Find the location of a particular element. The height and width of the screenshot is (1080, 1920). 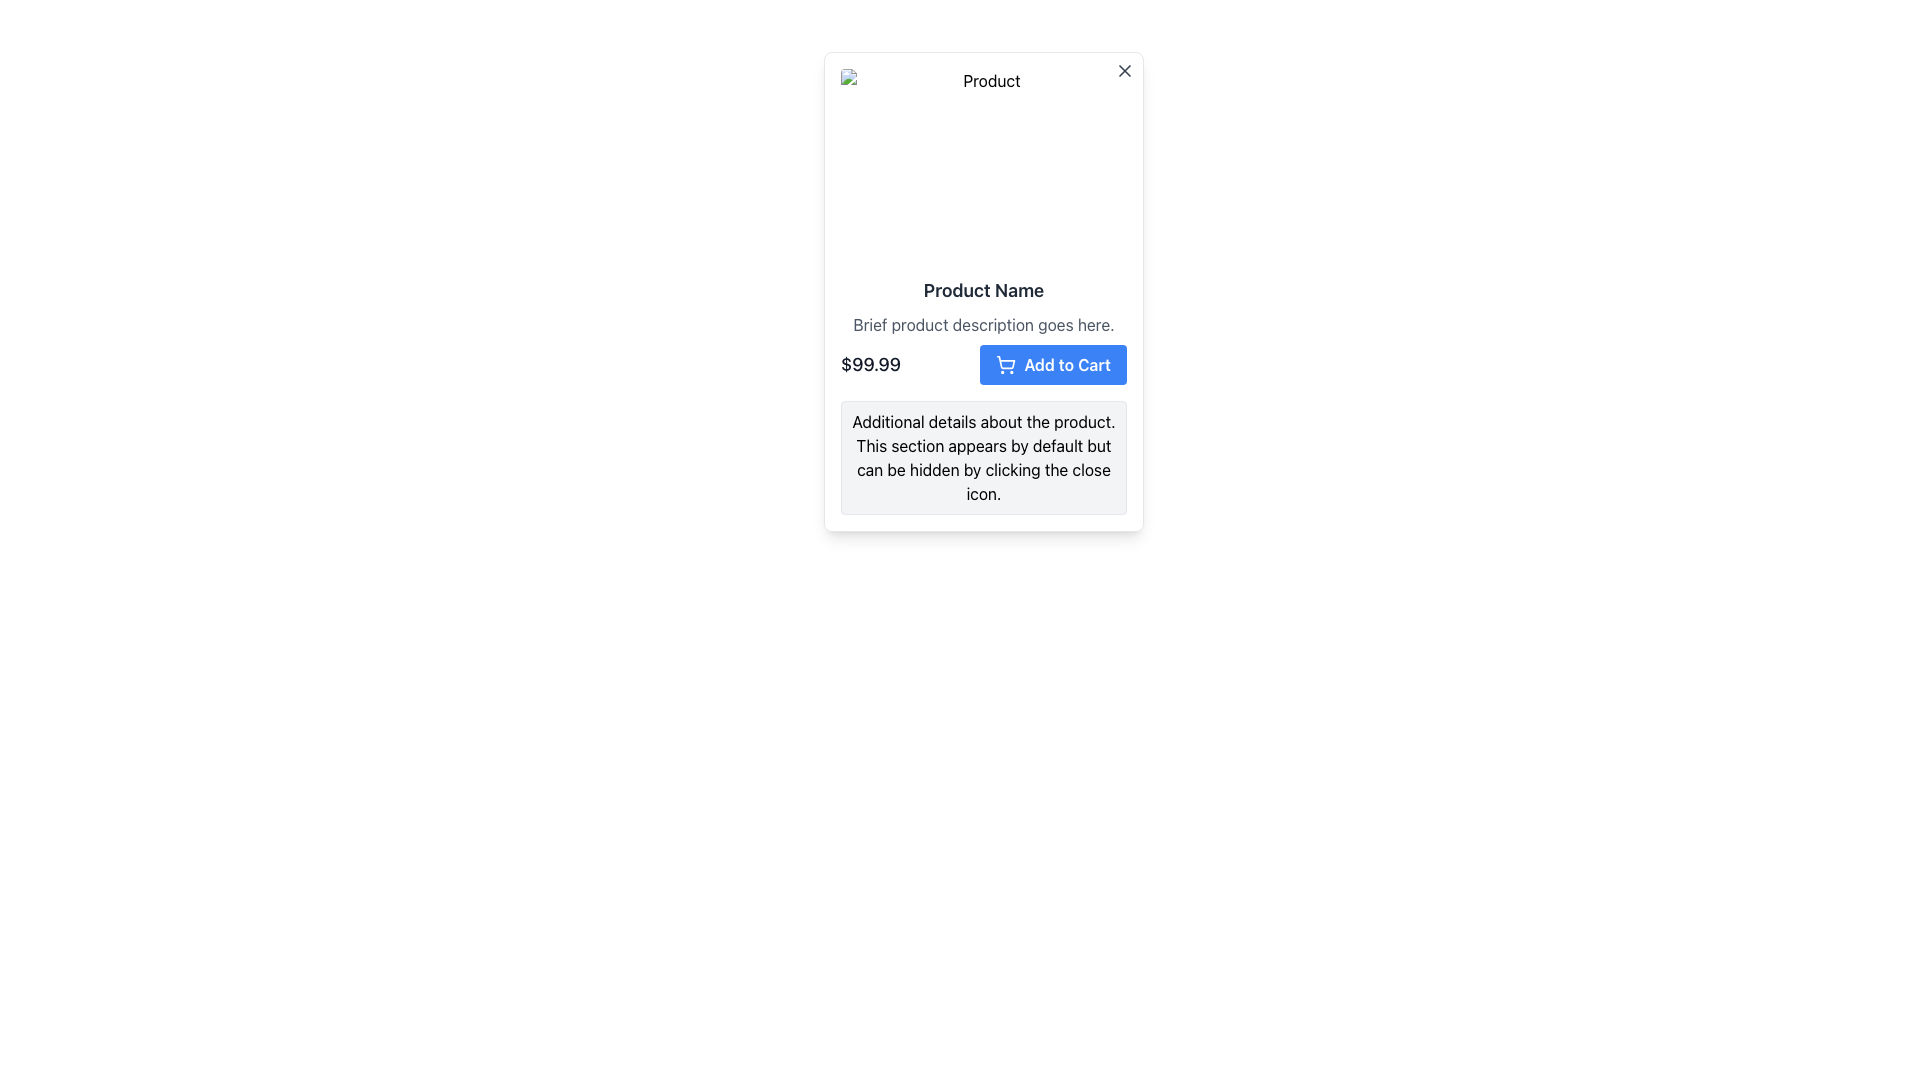

the blue 'Add to Cart' button's shopping cart icon is located at coordinates (1006, 365).